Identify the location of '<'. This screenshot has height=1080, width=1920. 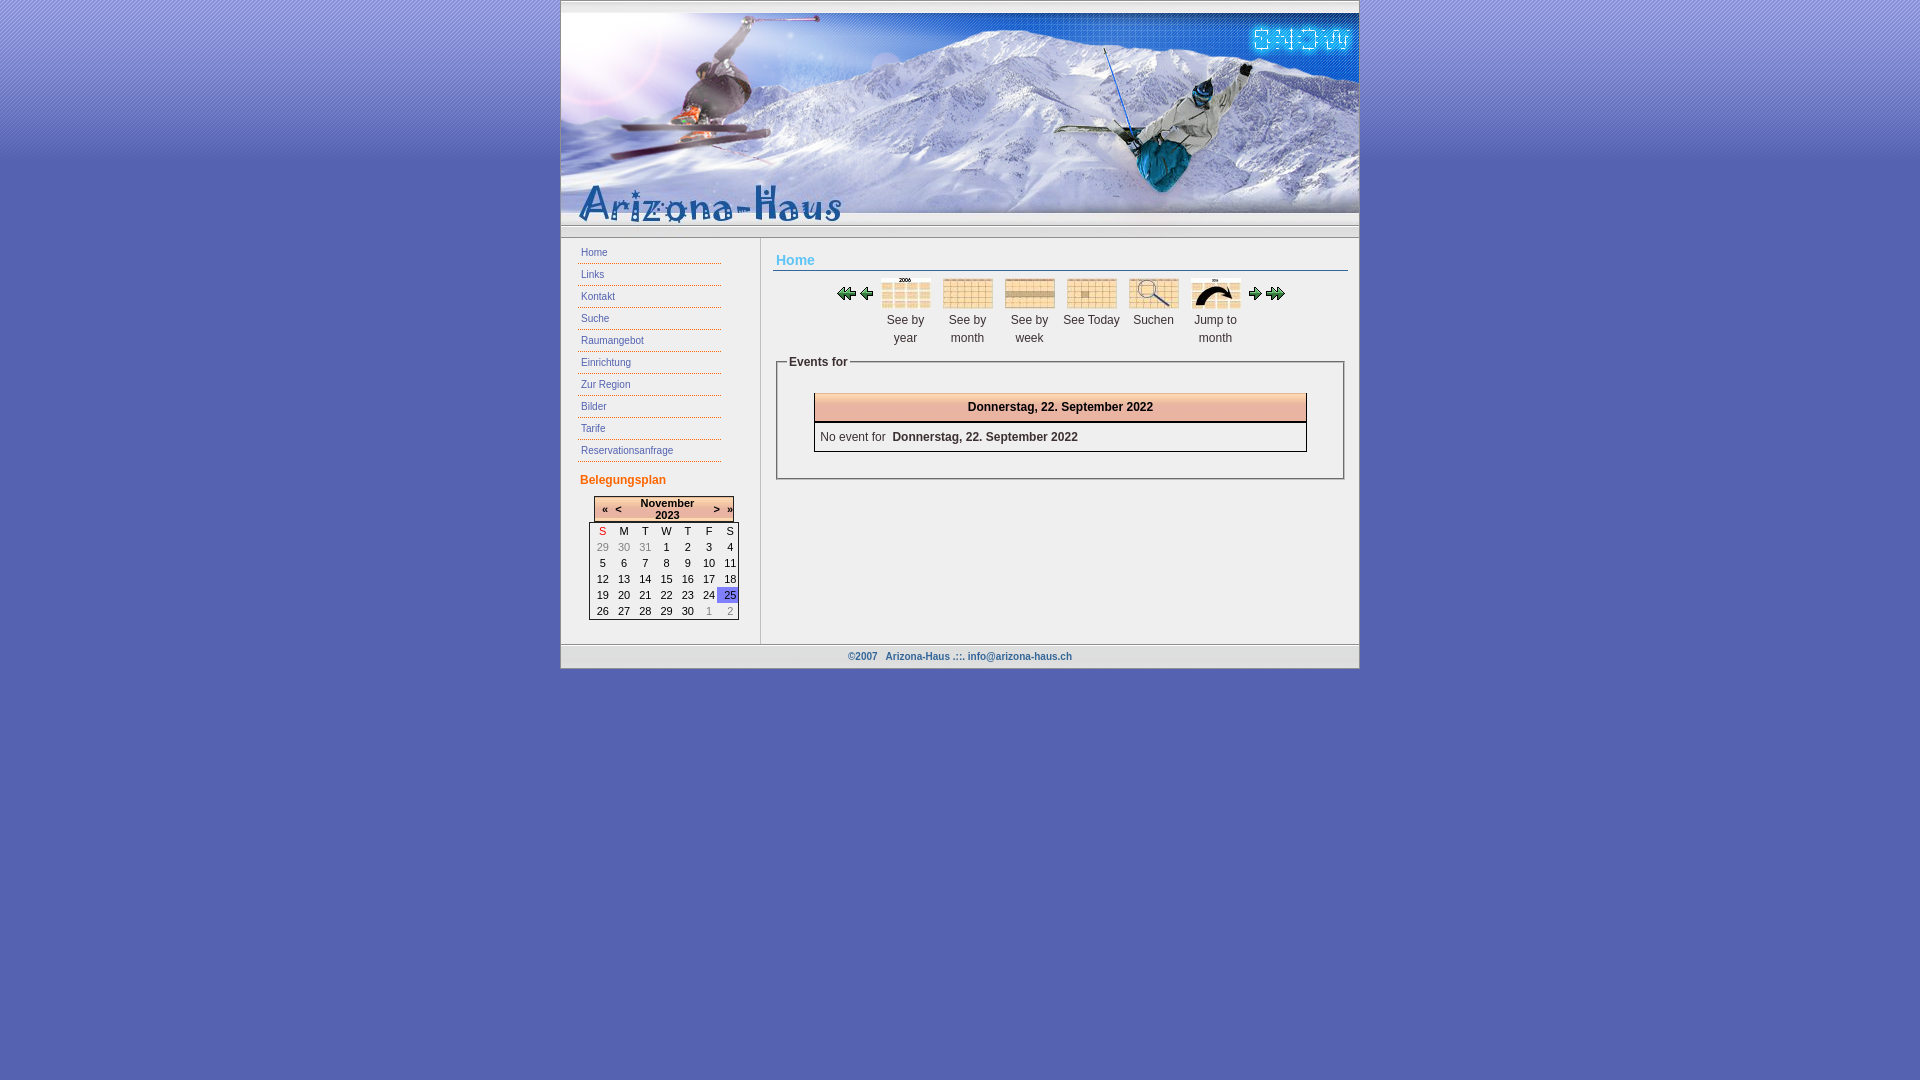
(617, 508).